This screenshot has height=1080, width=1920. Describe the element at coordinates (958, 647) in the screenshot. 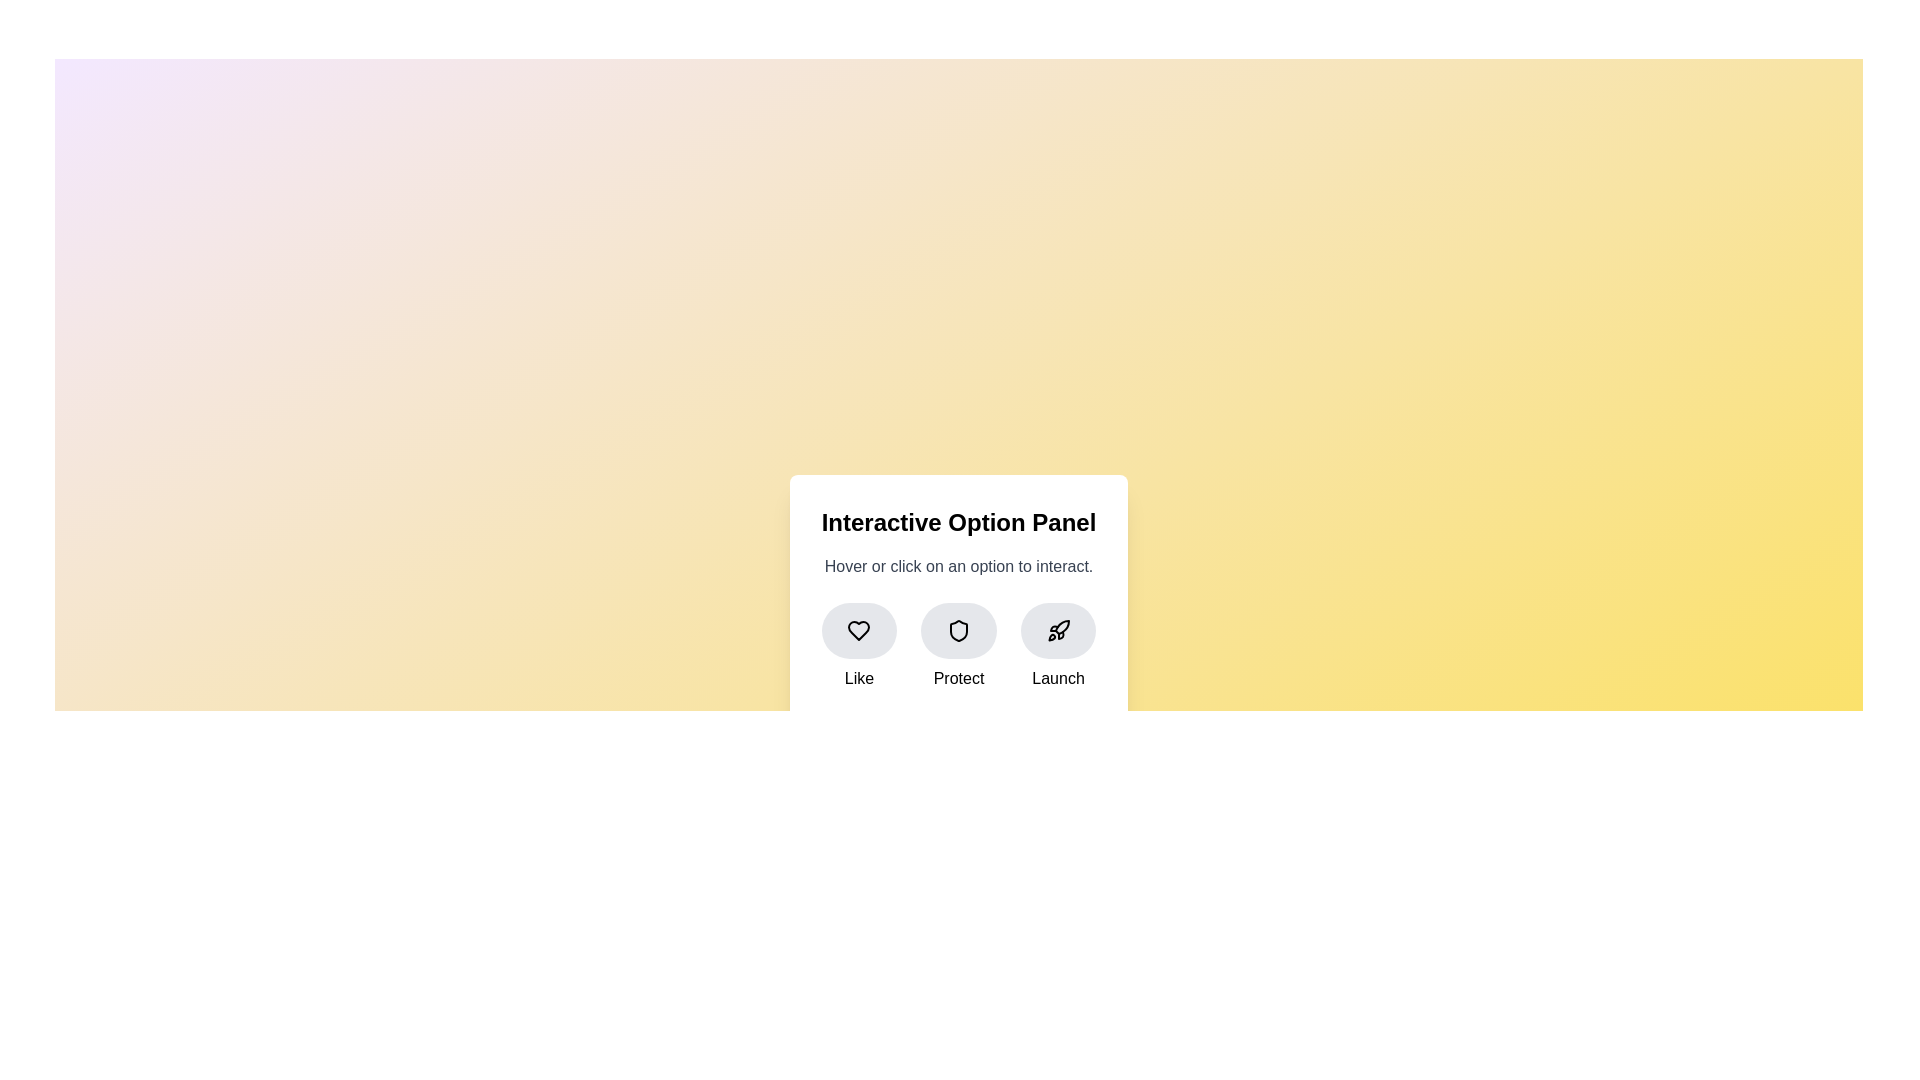

I see `the 'Protect' Icon button, which is the second option in the Interactive Option Panel` at that location.